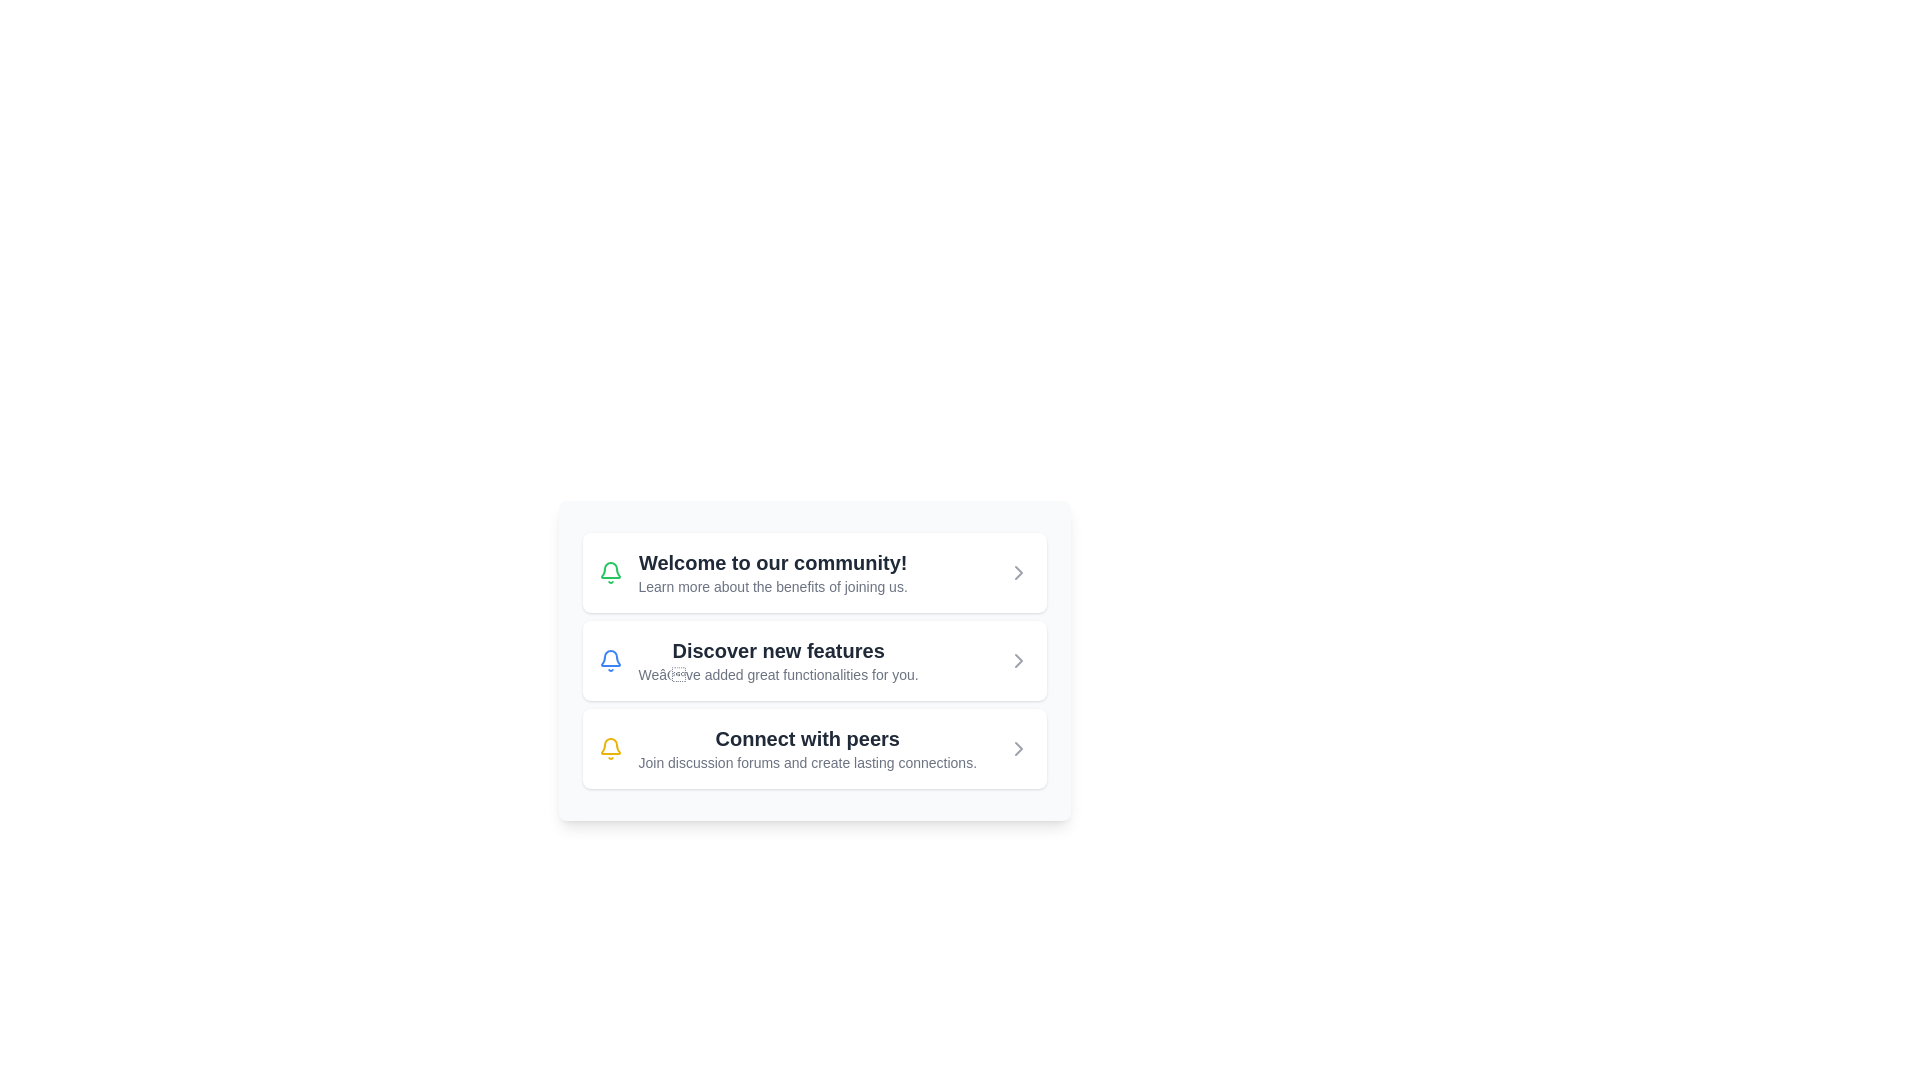  Describe the element at coordinates (609, 660) in the screenshot. I see `the blue notification bell icon located in the second card titled 'Discover new features'` at that location.